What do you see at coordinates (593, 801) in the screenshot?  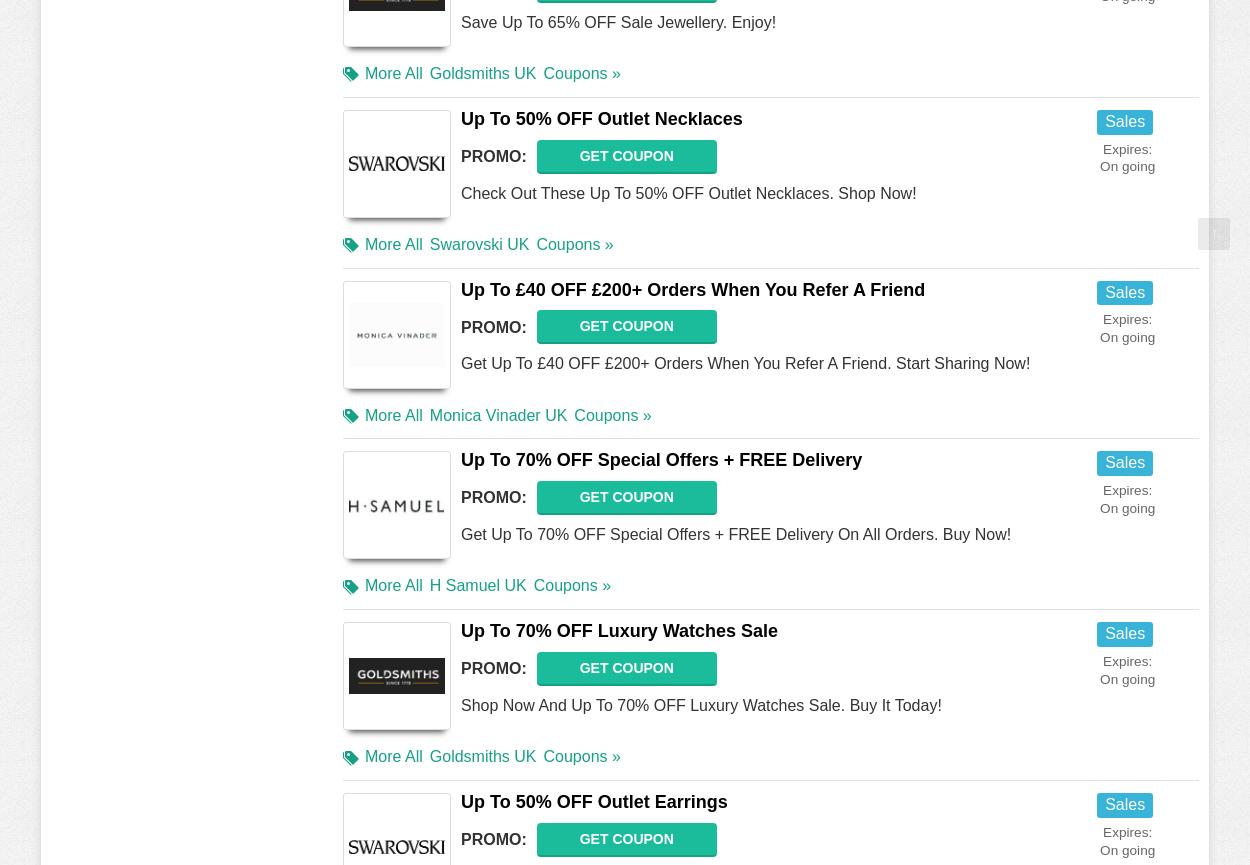 I see `'Up To 50% OFF Outlet Earrings'` at bounding box center [593, 801].